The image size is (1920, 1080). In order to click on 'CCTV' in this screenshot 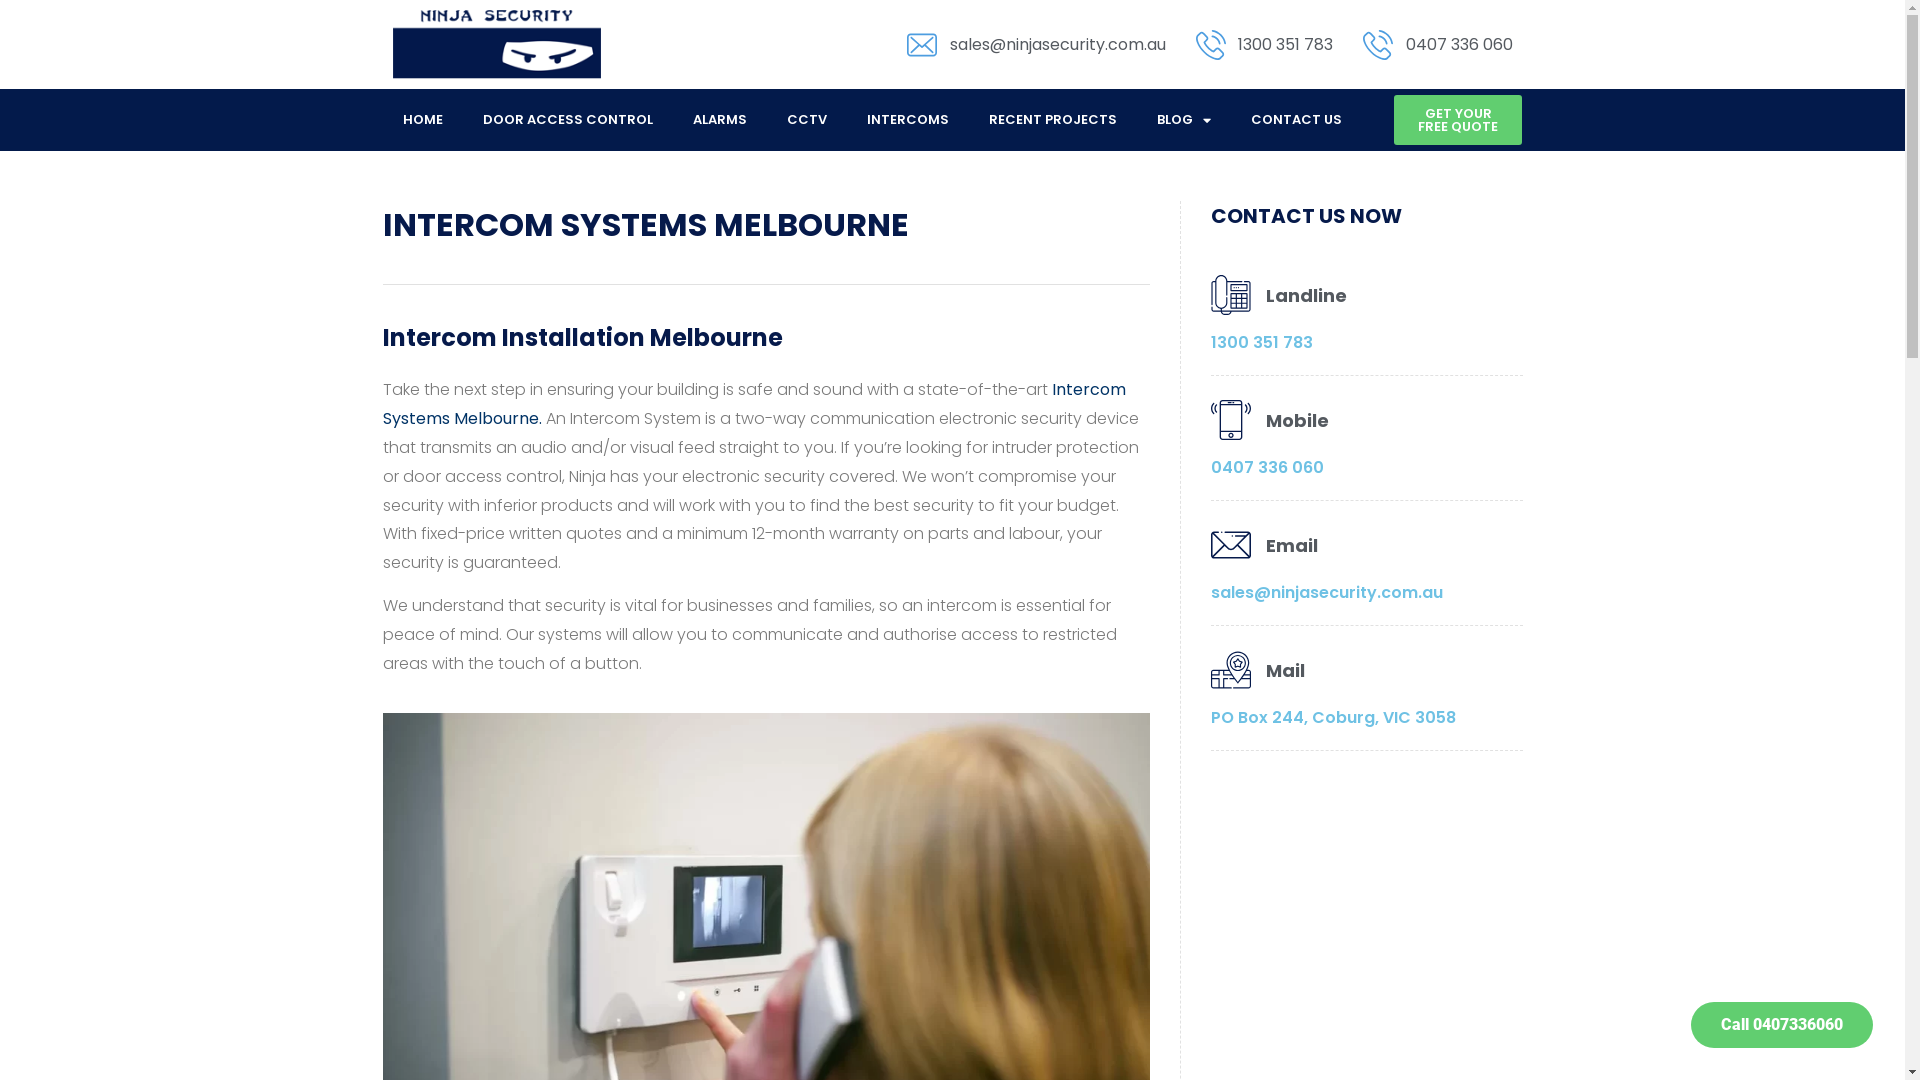, I will do `click(765, 119)`.